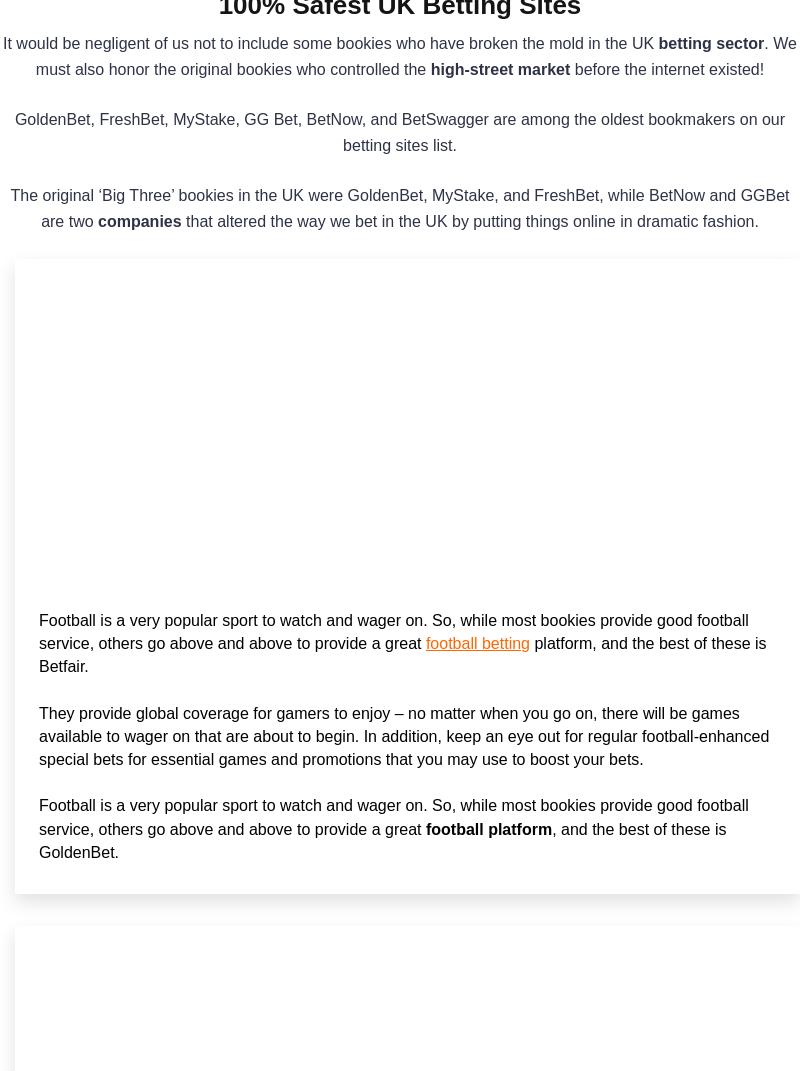  Describe the element at coordinates (469, 220) in the screenshot. I see `'that altered the way we bet in the UK by putting things online in dramatic fashion.'` at that location.